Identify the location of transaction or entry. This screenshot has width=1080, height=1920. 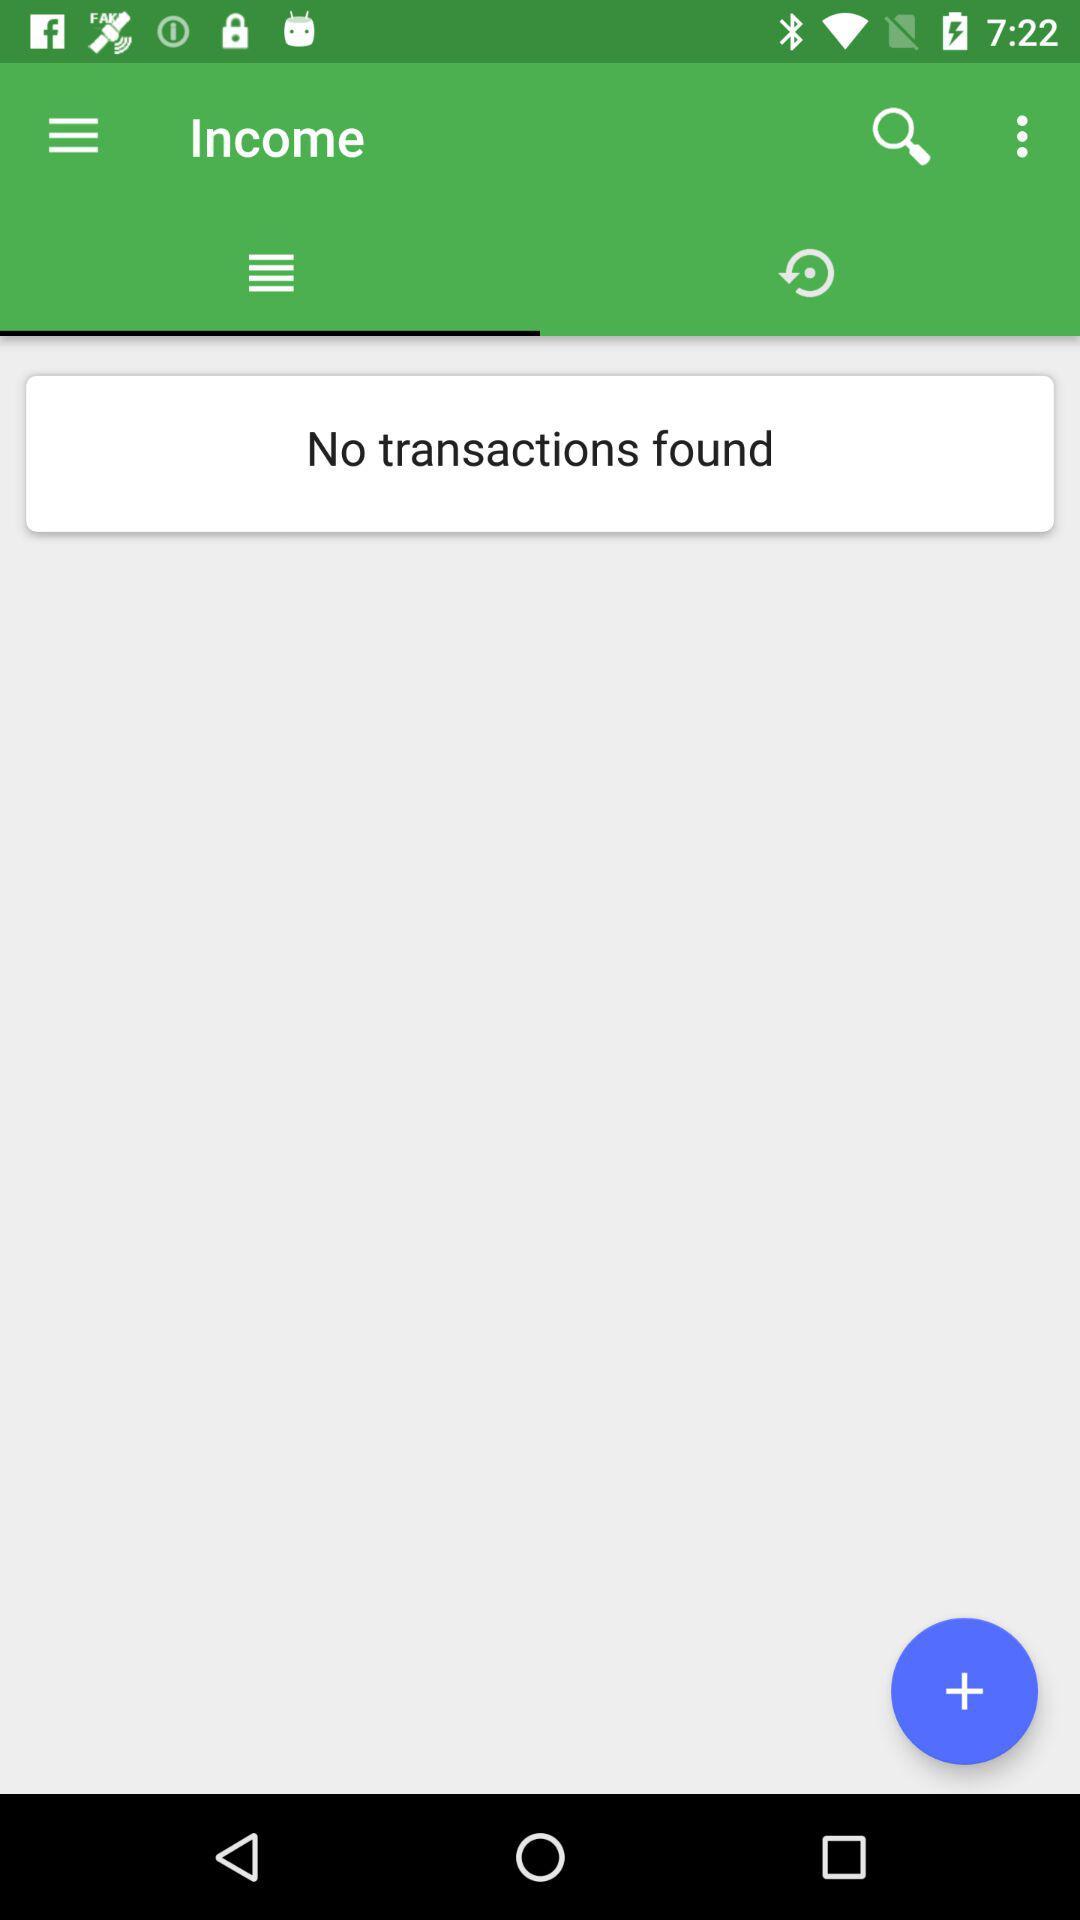
(963, 1690).